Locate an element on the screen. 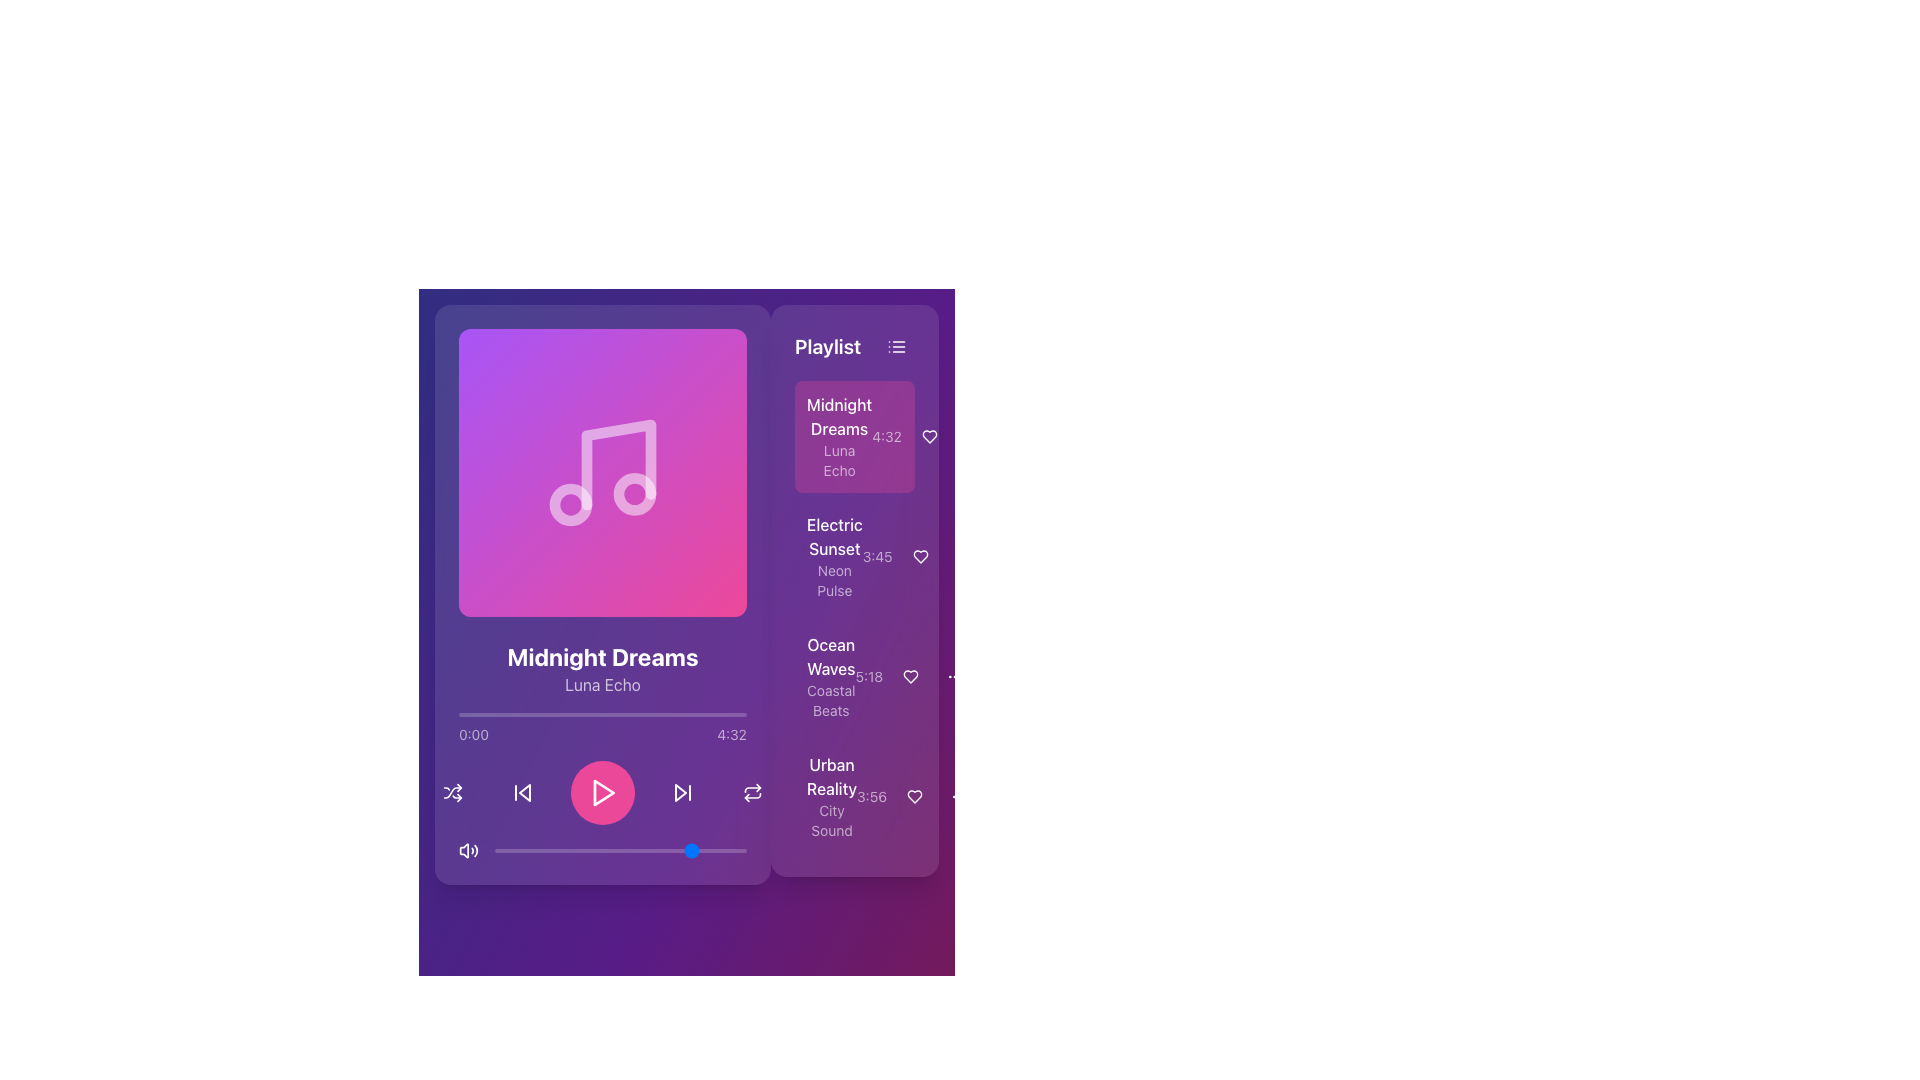 The image size is (1920, 1080). second circle in the graphical music icon located on the left section of the UI for design details is located at coordinates (633, 493).